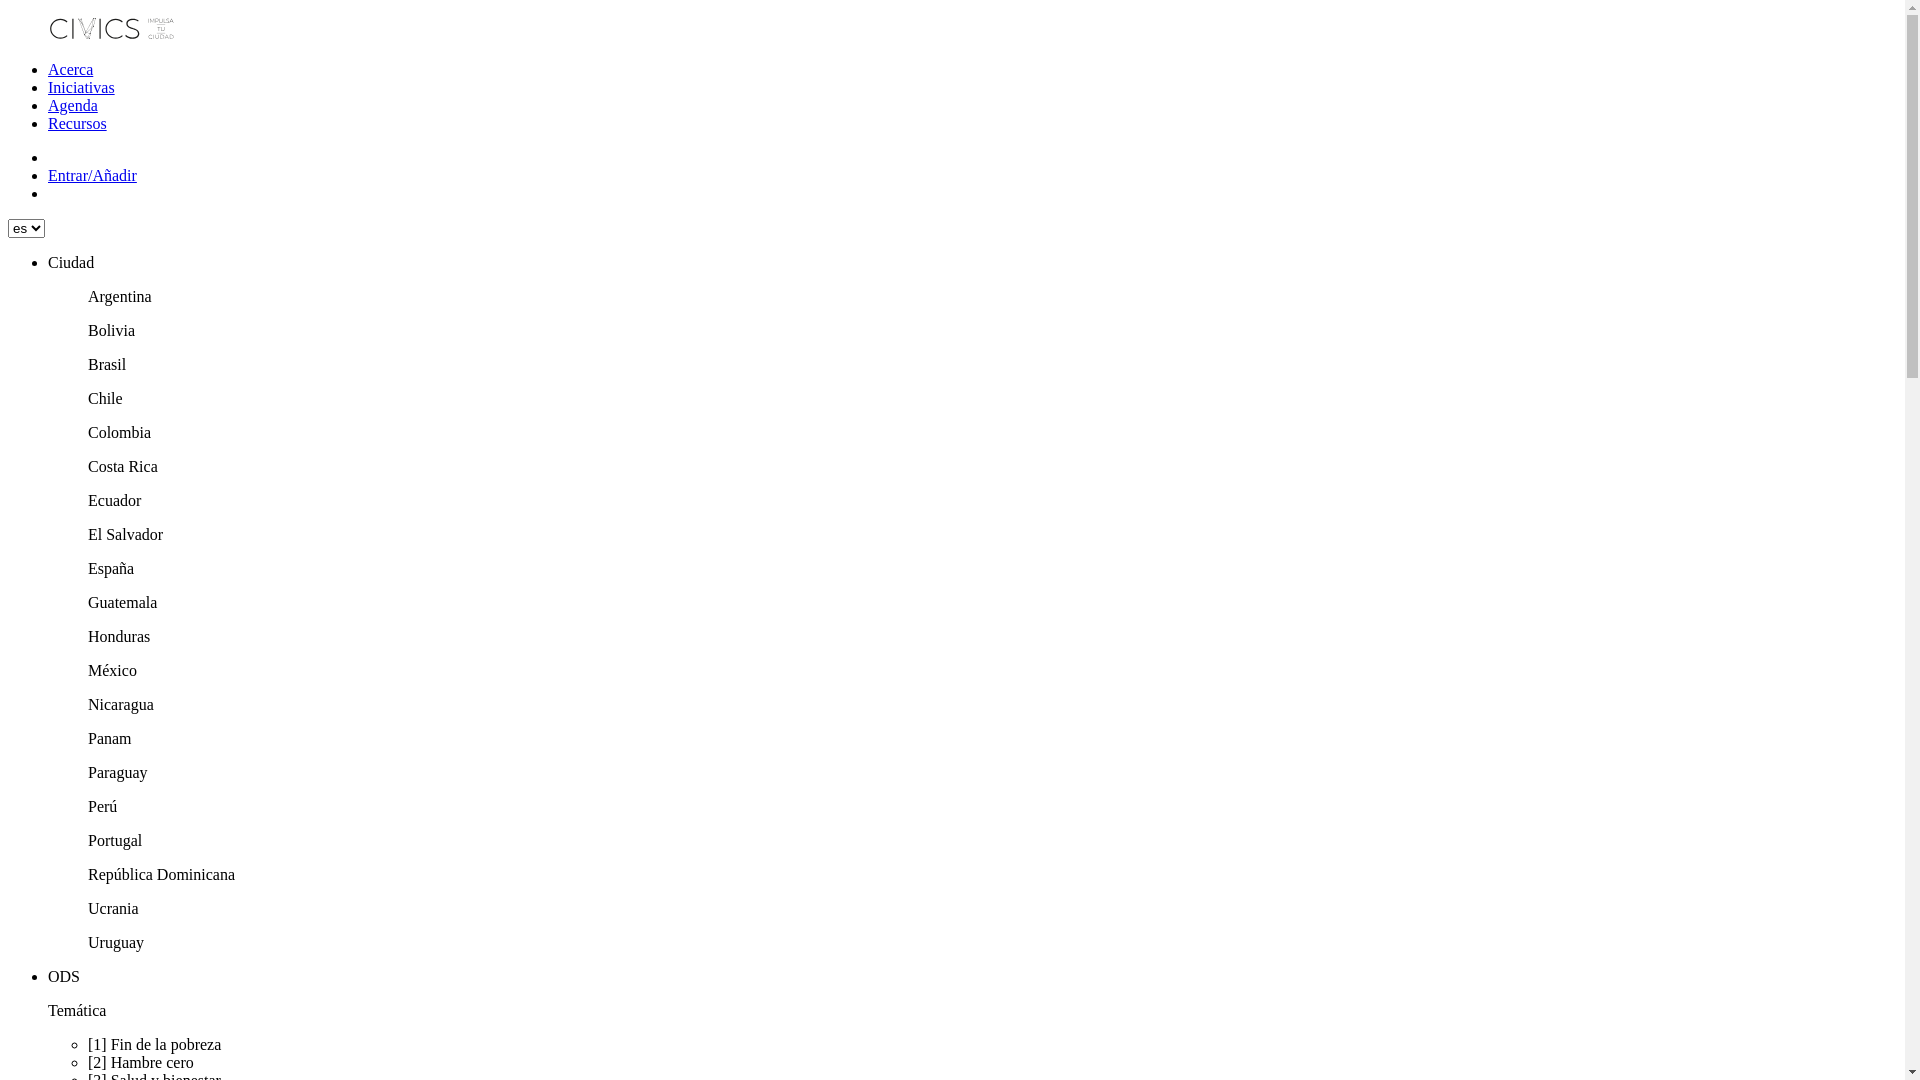  Describe the element at coordinates (70, 68) in the screenshot. I see `'Acerca'` at that location.